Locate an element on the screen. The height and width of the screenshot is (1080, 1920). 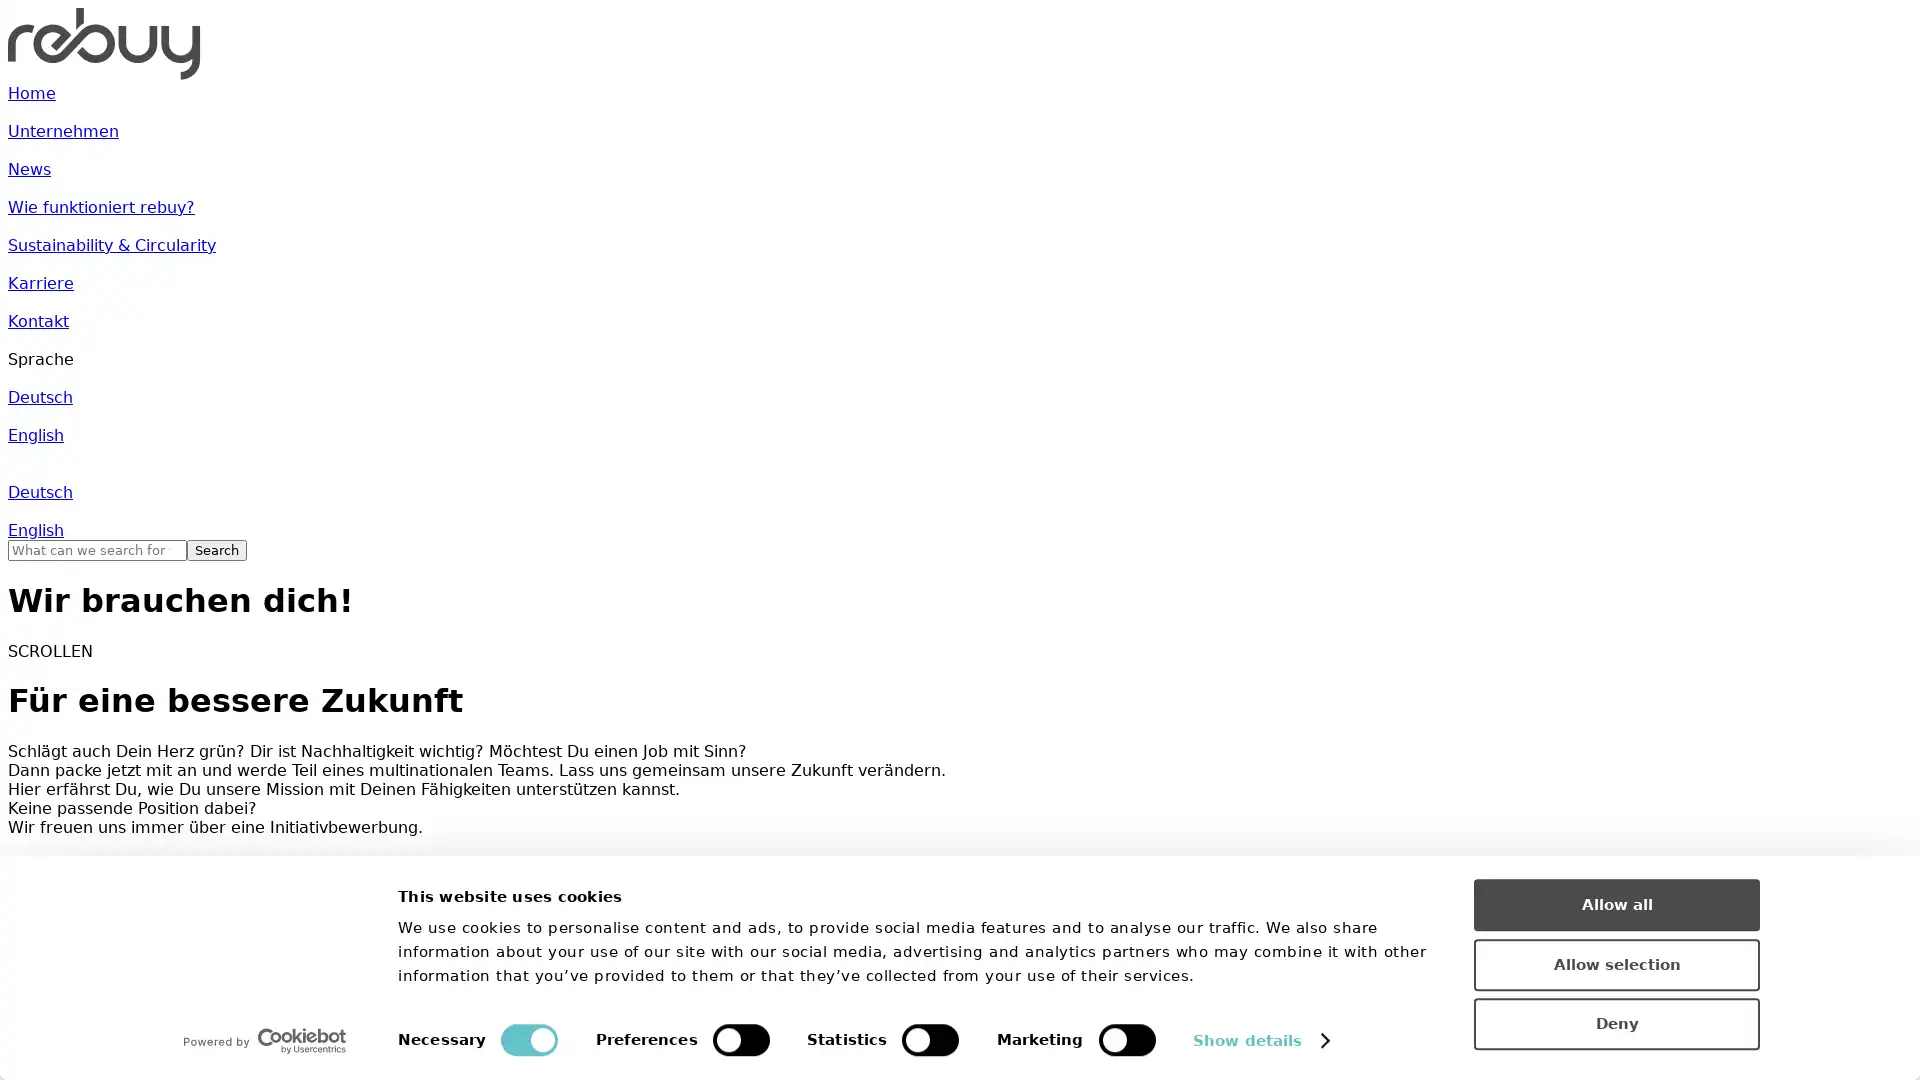
Allow selection is located at coordinates (1617, 959).